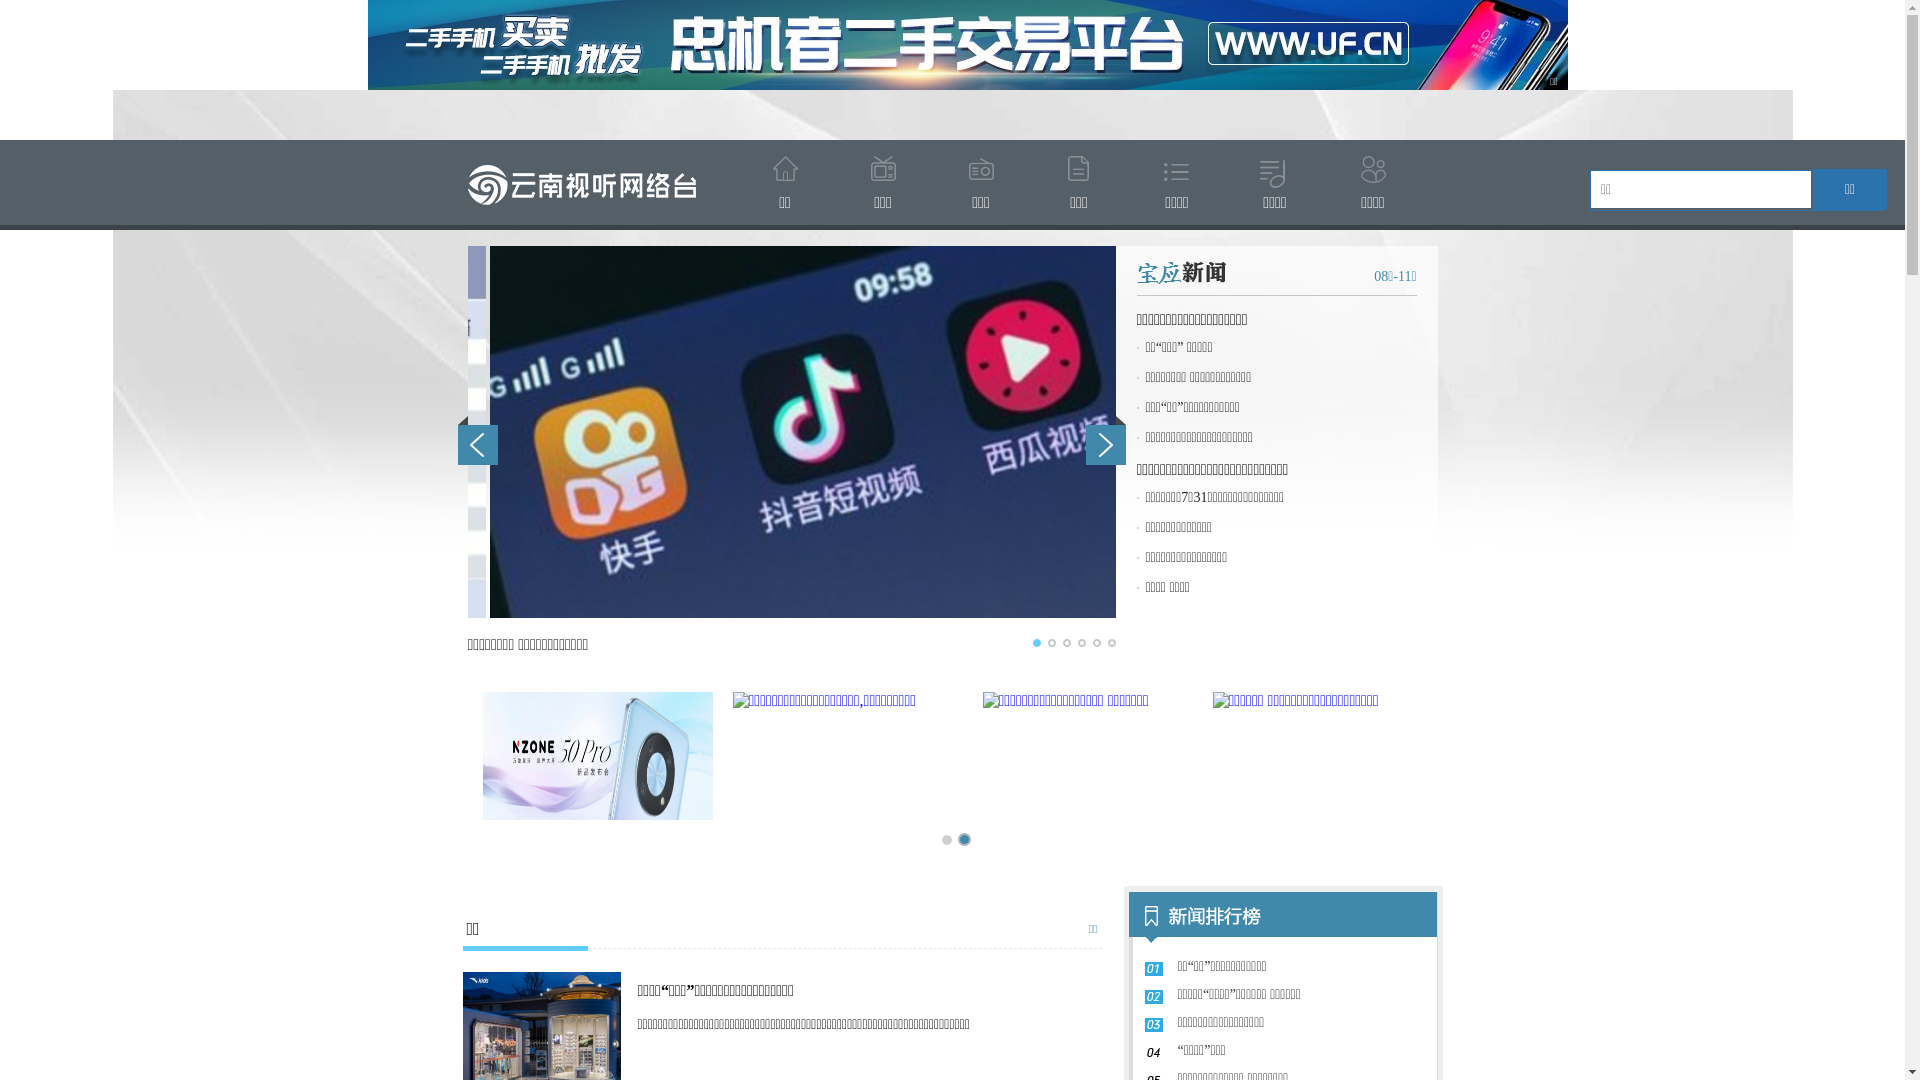 Image resolution: width=1920 pixels, height=1080 pixels. What do you see at coordinates (1050, 643) in the screenshot?
I see `'2'` at bounding box center [1050, 643].